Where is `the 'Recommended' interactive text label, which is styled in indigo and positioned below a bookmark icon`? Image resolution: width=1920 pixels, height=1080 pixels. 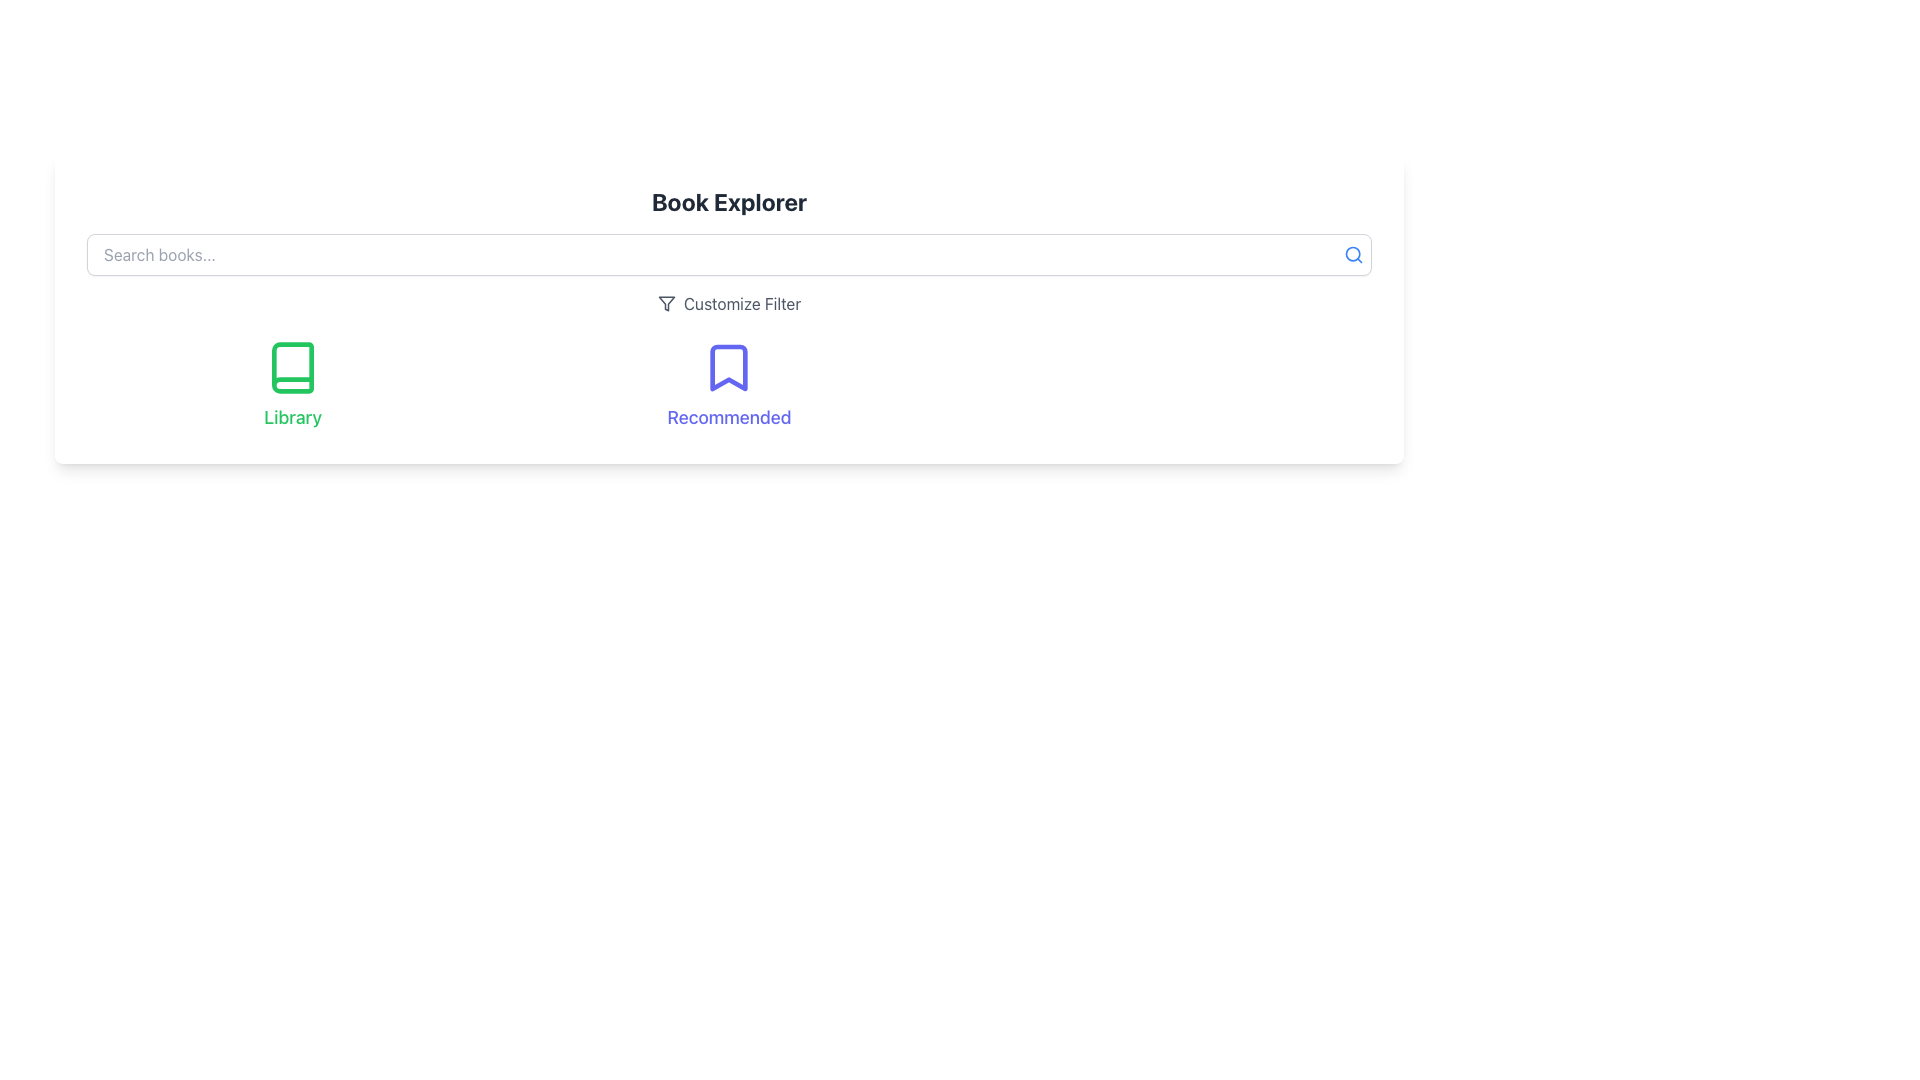 the 'Recommended' interactive text label, which is styled in indigo and positioned below a bookmark icon is located at coordinates (728, 416).